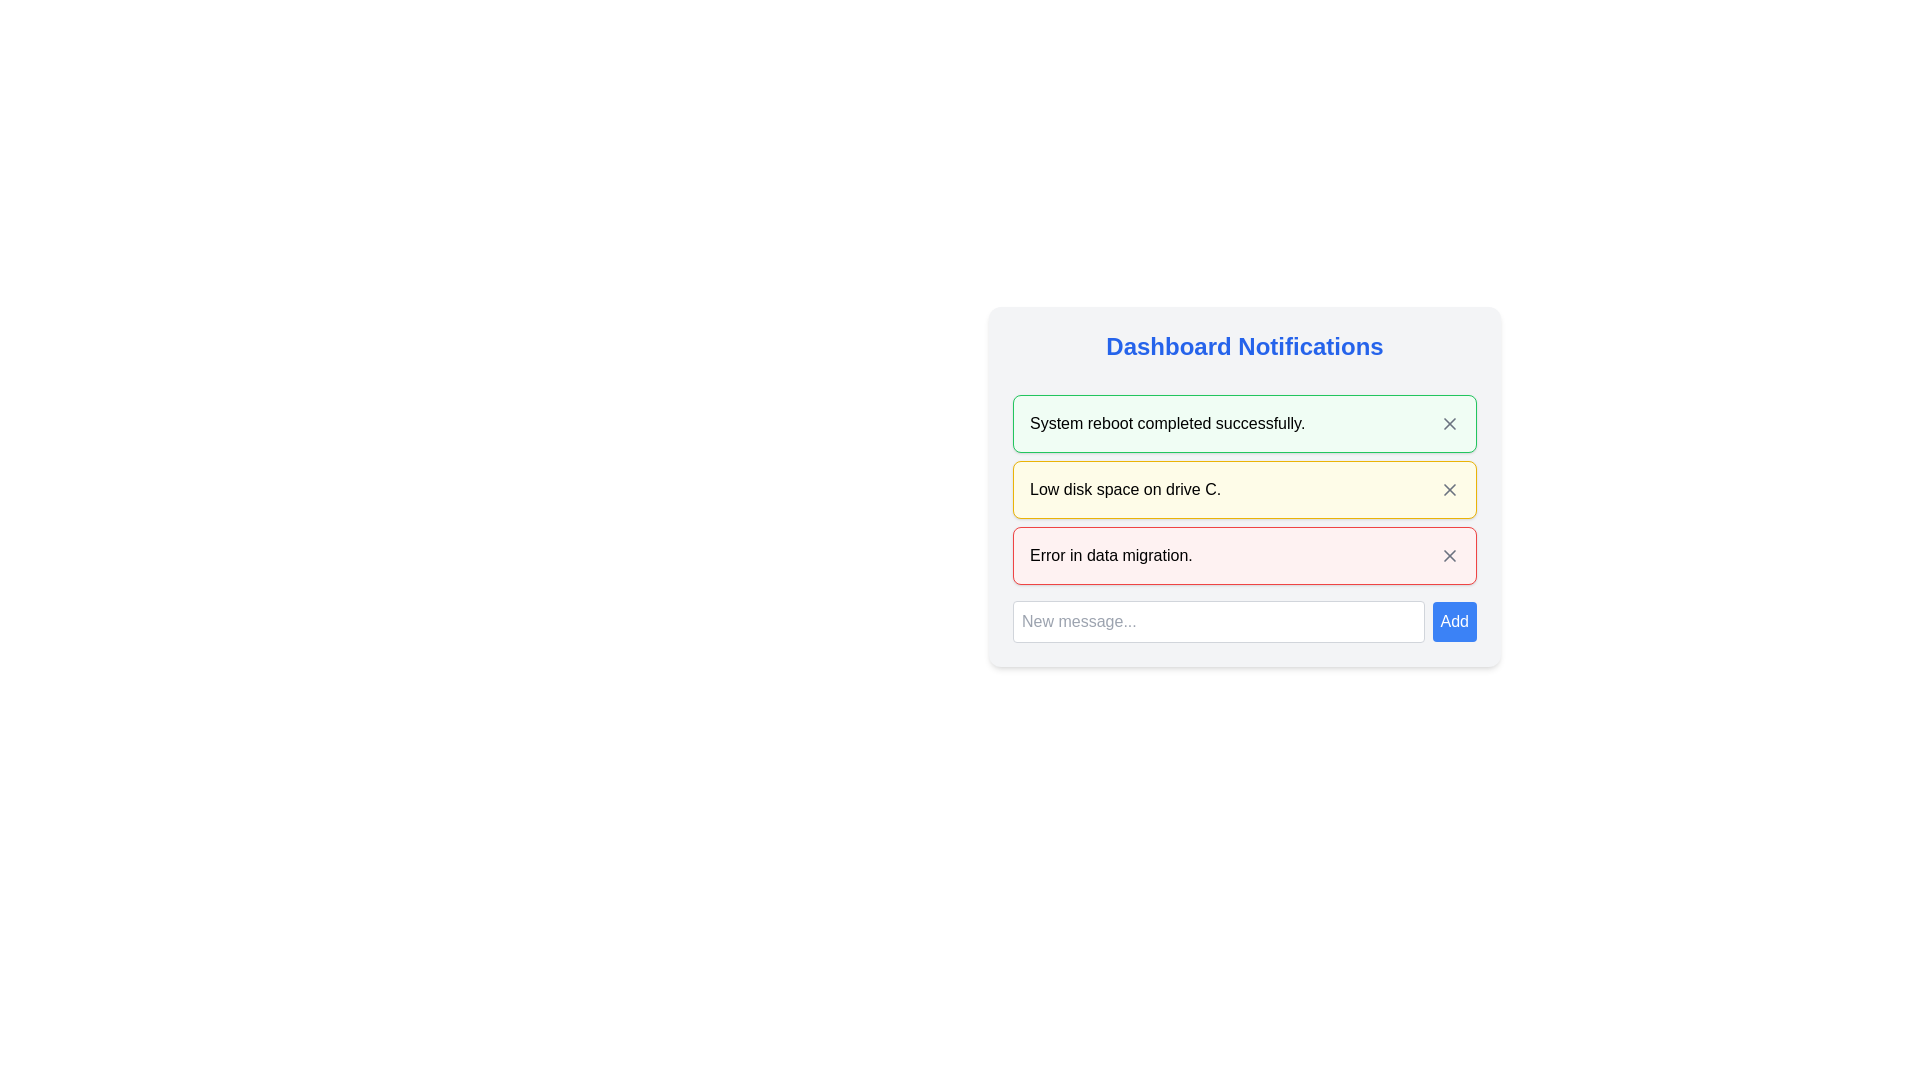 This screenshot has height=1080, width=1920. I want to click on the close button icon, which is a small cross-shaped SVG located in the upper-right corner of the yellow notification card that says 'Low disk space on drive C.', so click(1449, 489).